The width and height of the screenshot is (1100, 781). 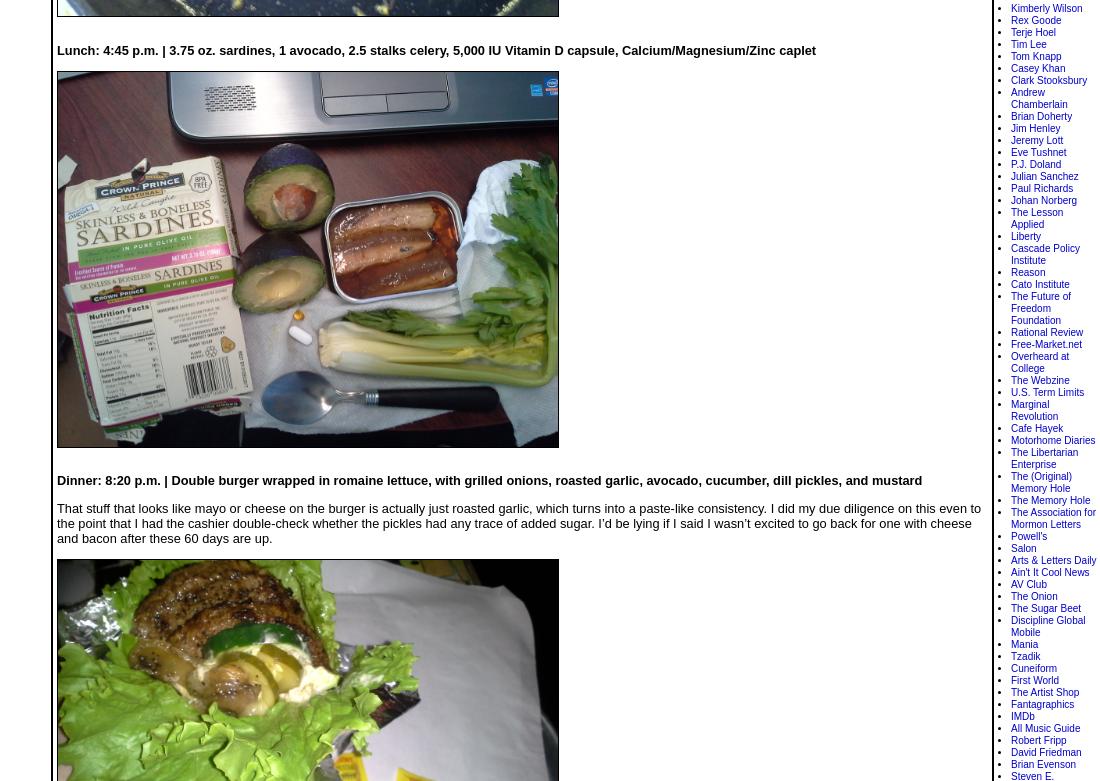 What do you see at coordinates (1045, 608) in the screenshot?
I see `'The Sugar Beet'` at bounding box center [1045, 608].